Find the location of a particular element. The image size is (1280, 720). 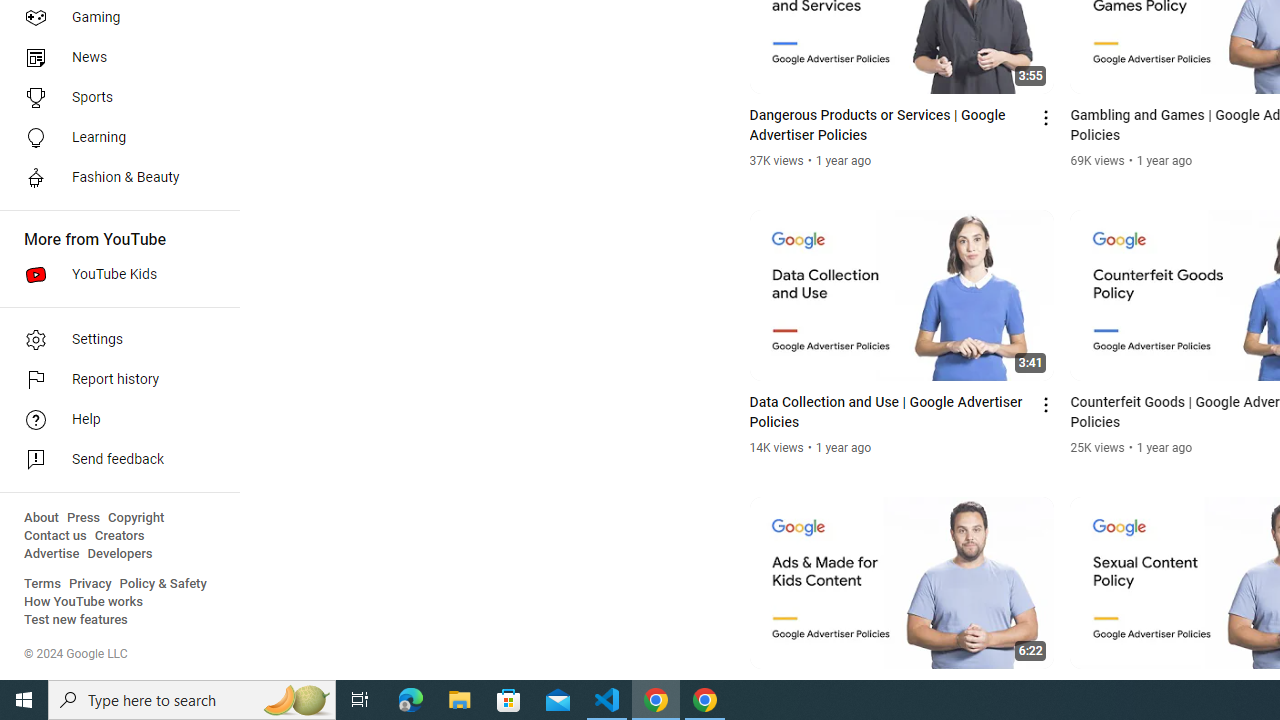

'Privacy' is located at coordinates (89, 584).